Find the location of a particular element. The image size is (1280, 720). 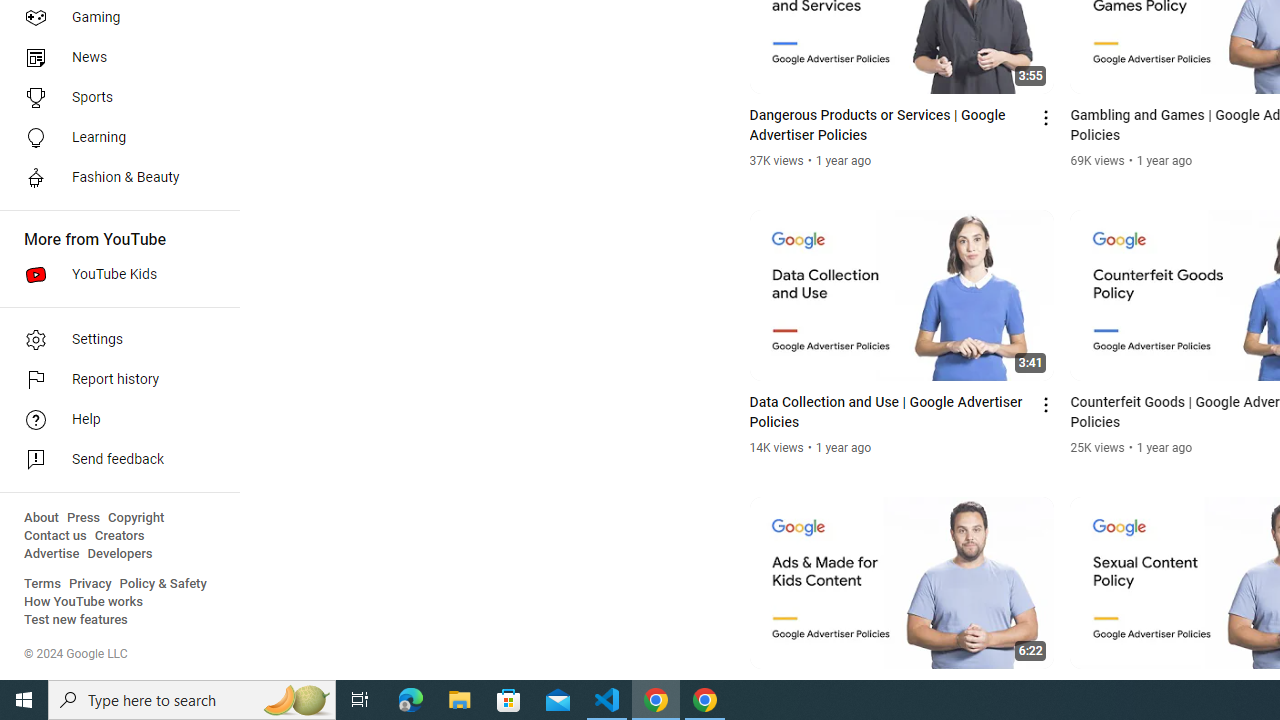

'Privacy' is located at coordinates (89, 584).